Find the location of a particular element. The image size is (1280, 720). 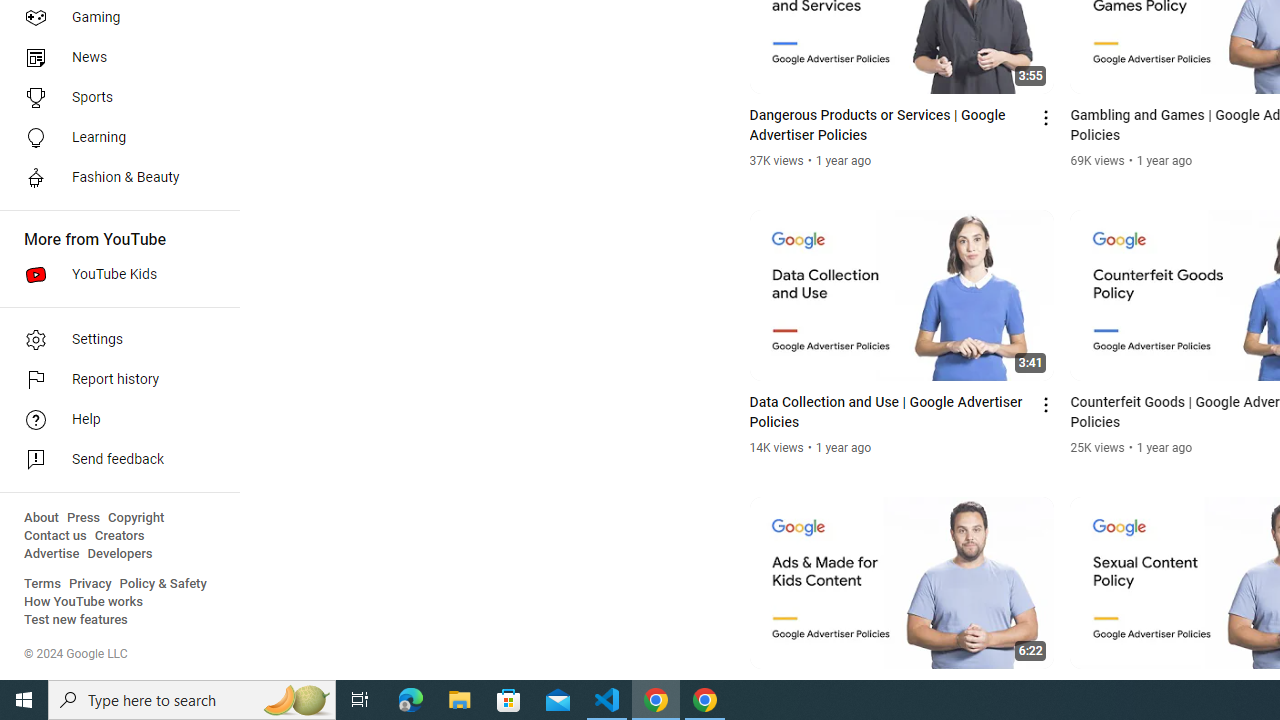

'Privacy' is located at coordinates (89, 584).